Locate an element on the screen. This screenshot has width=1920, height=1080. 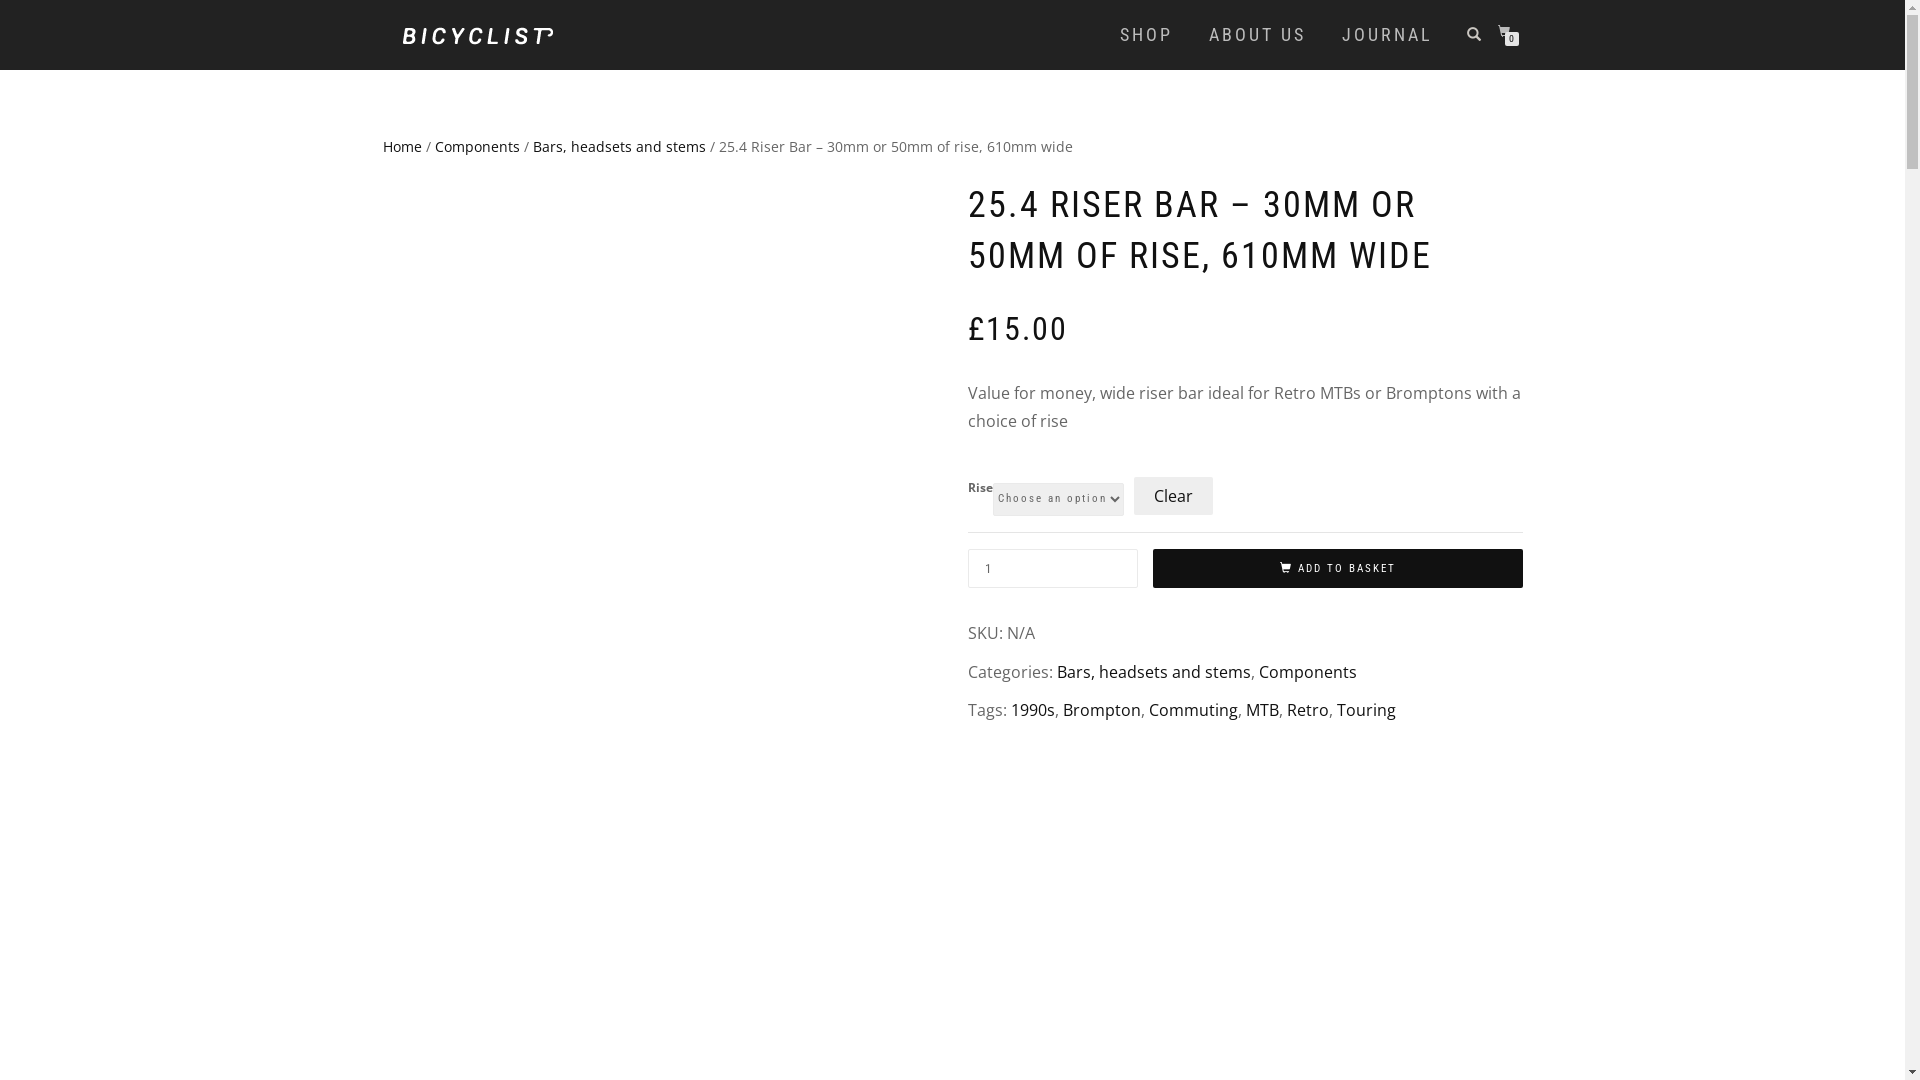
'JOURNAL' is located at coordinates (1385, 34).